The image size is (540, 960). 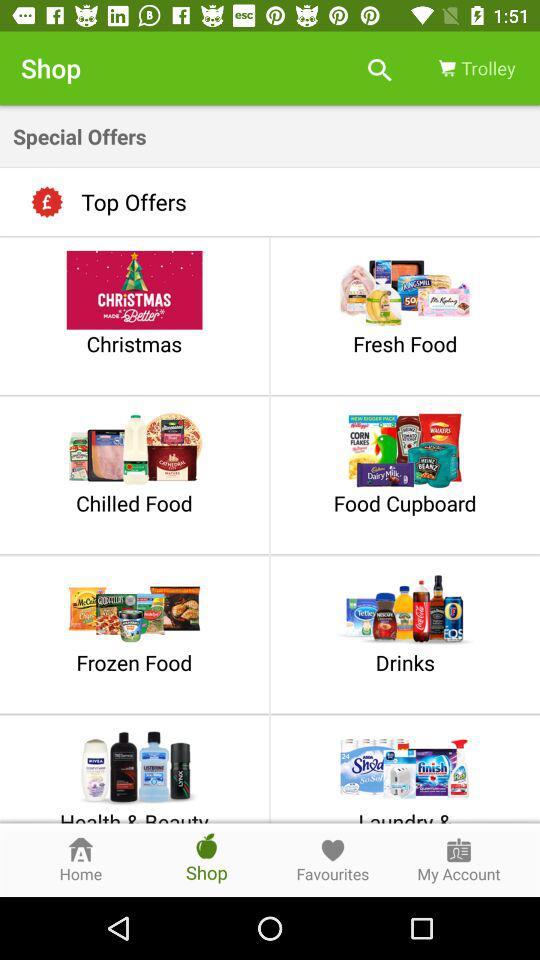 What do you see at coordinates (475, 68) in the screenshot?
I see `the trolley option` at bounding box center [475, 68].